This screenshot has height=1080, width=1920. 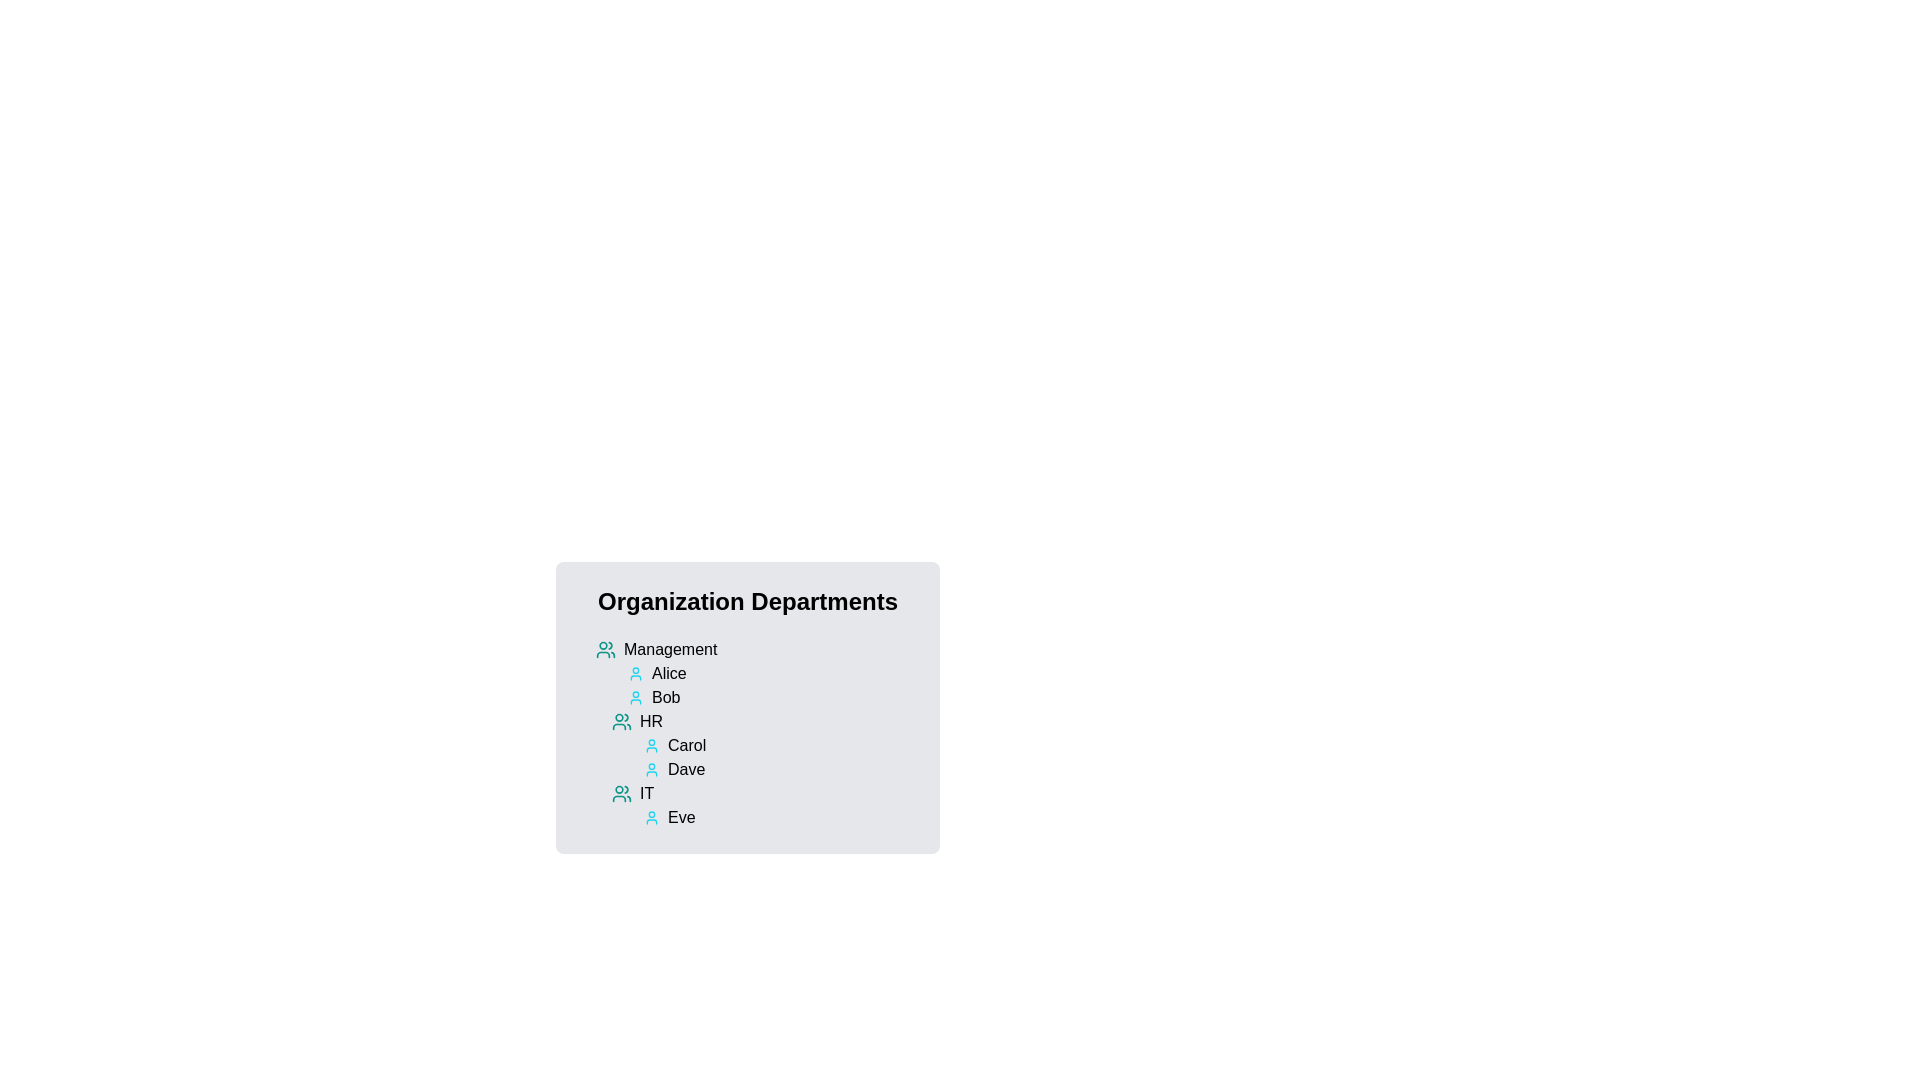 What do you see at coordinates (754, 650) in the screenshot?
I see `the 'Management' label located at the top of the 'Organization Departments' list` at bounding box center [754, 650].